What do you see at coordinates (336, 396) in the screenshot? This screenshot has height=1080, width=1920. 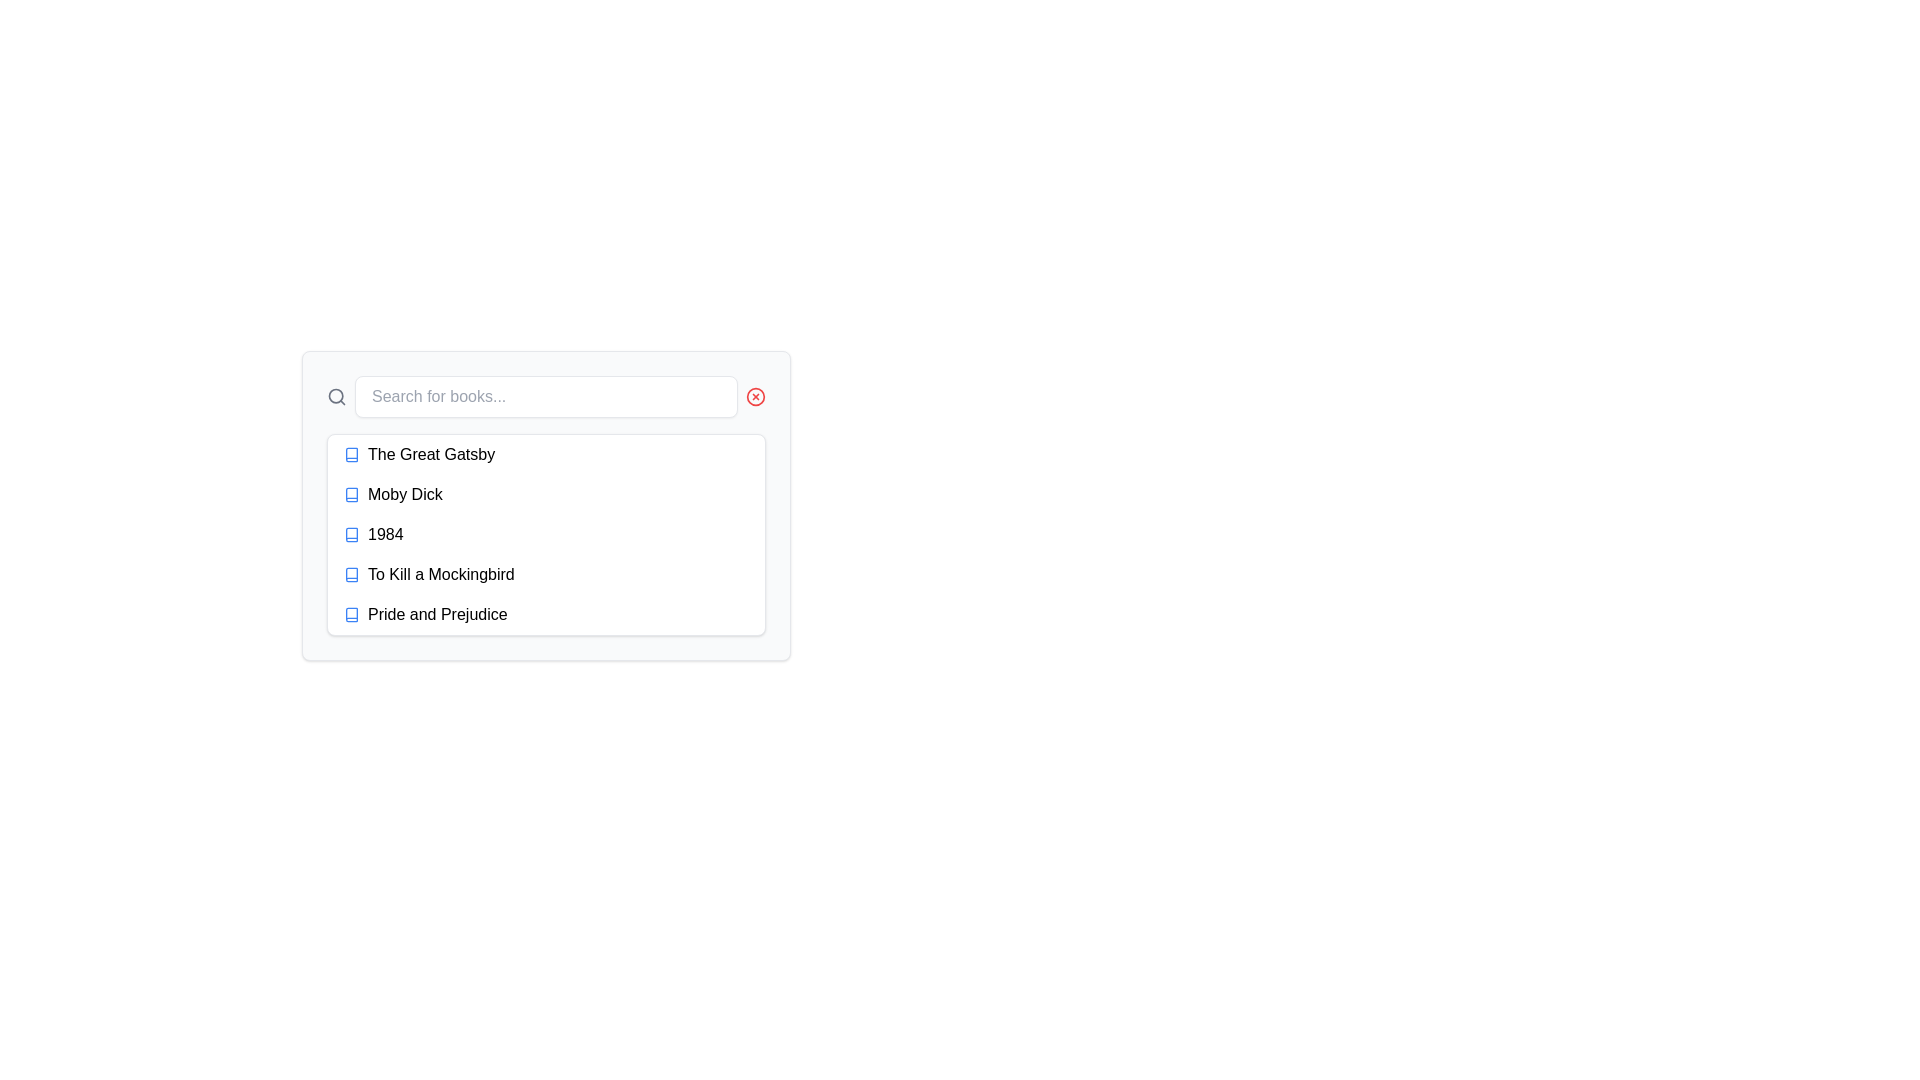 I see `the search button icon by clicking on the center of the graphical element that represents the lens of the magnifying glass` at bounding box center [336, 396].